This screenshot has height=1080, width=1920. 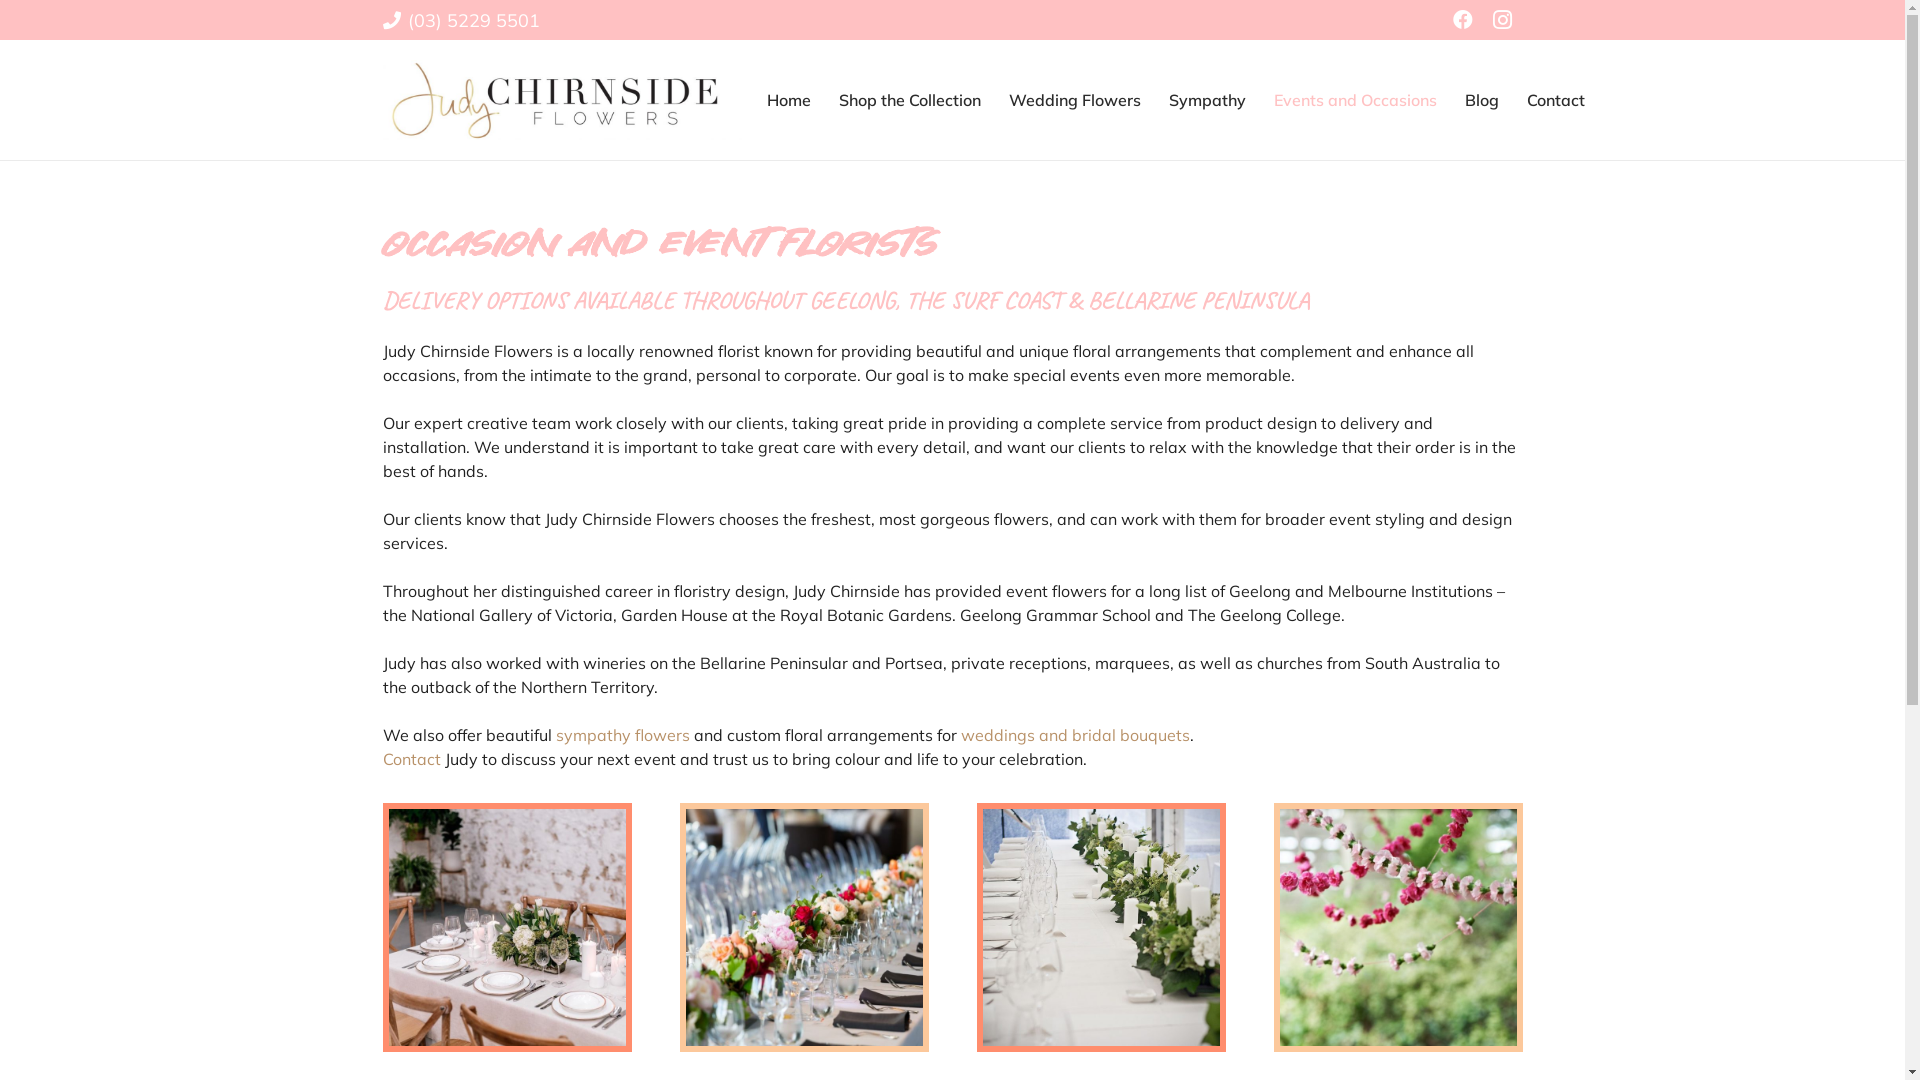 I want to click on 'Events and Occasions', so click(x=1258, y=100).